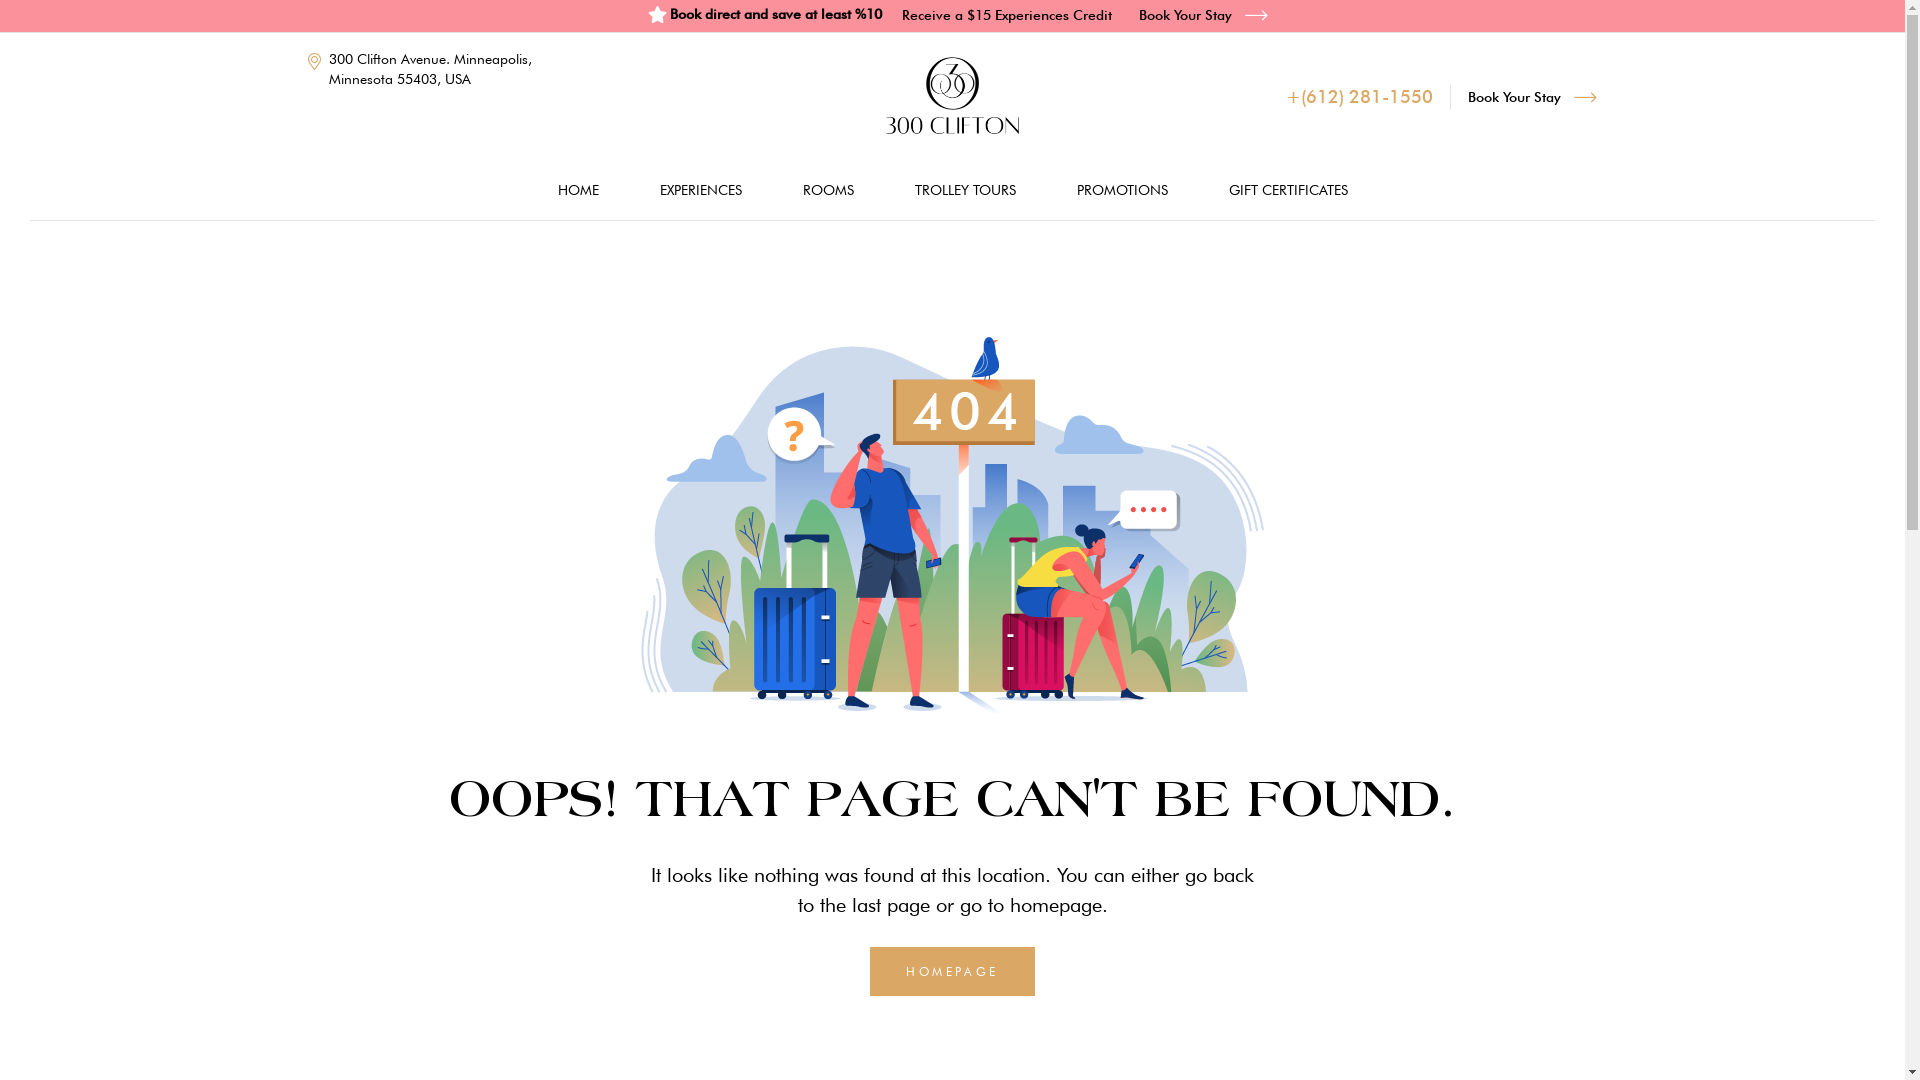 This screenshot has height=1080, width=1920. Describe the element at coordinates (869, 970) in the screenshot. I see `'HOMEPAGE'` at that location.